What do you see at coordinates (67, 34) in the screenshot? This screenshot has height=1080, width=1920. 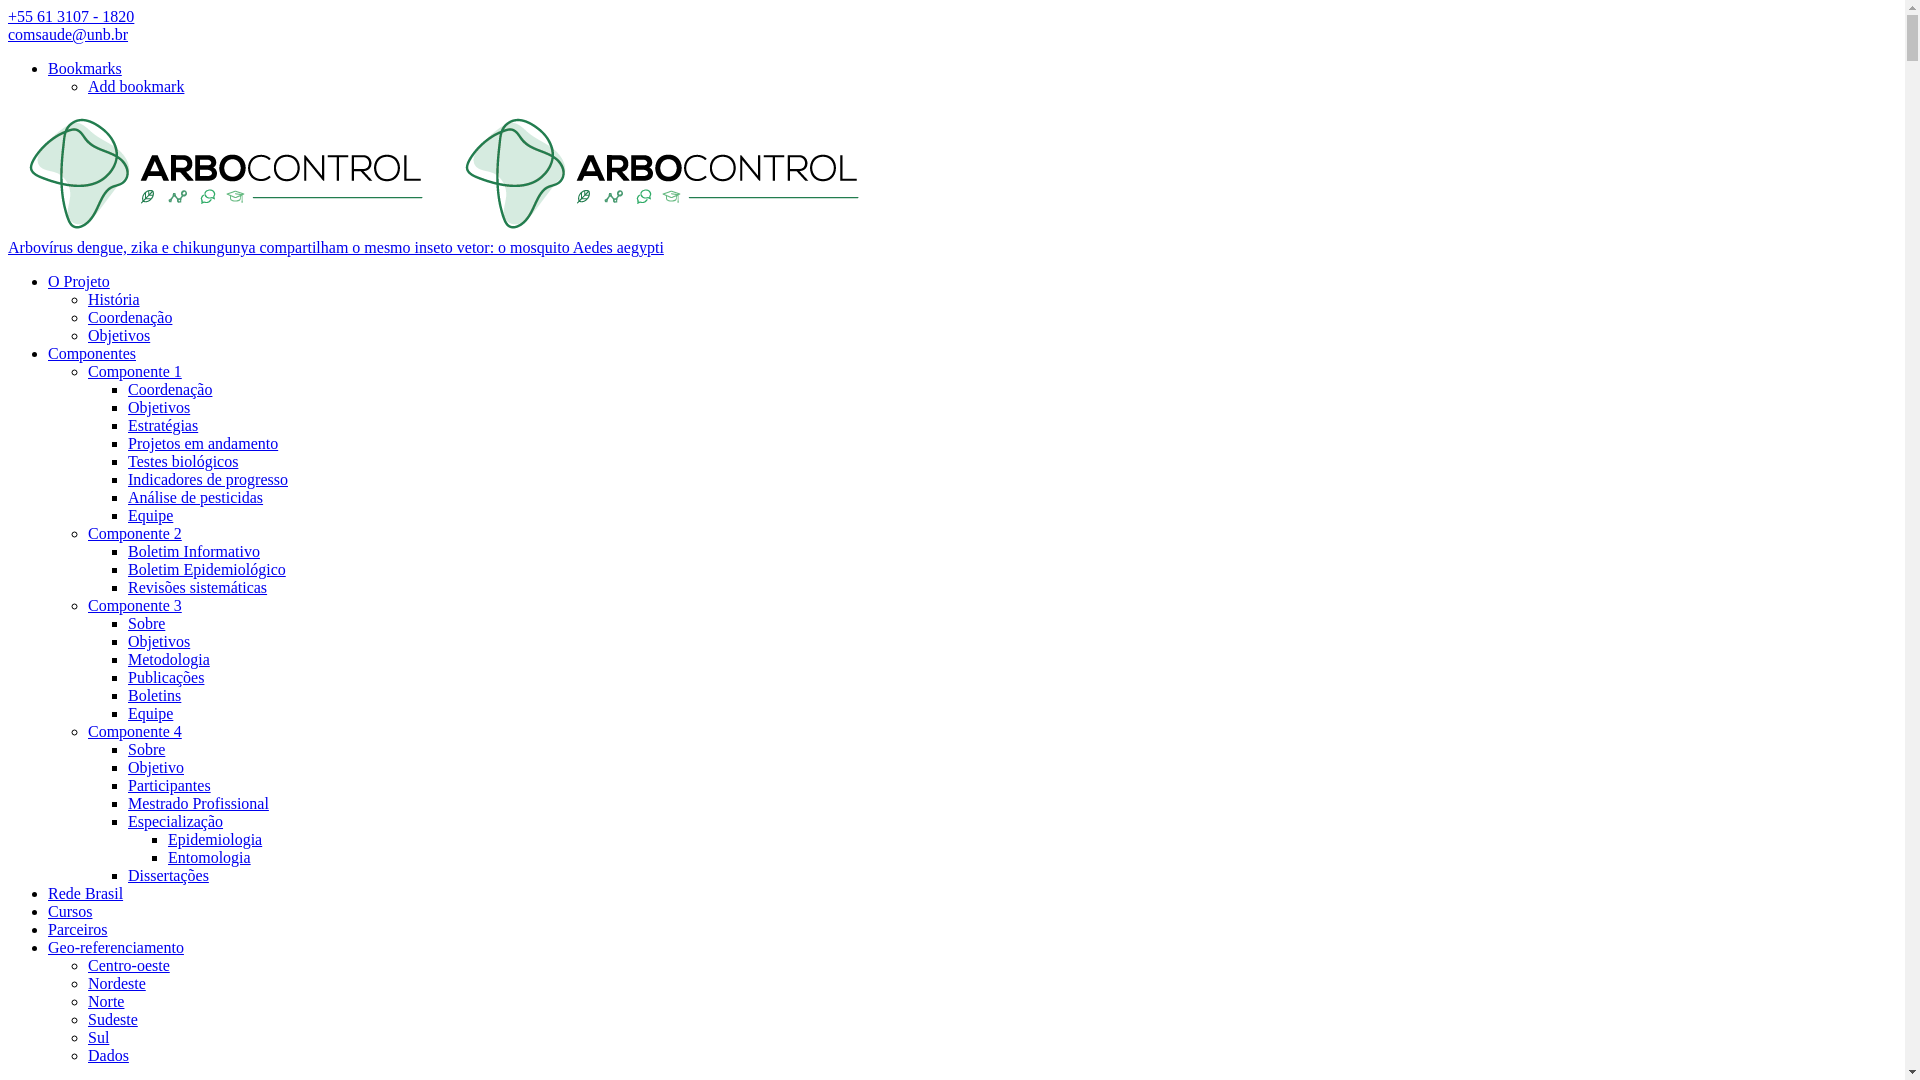 I see `'comsaude@unb.br'` at bounding box center [67, 34].